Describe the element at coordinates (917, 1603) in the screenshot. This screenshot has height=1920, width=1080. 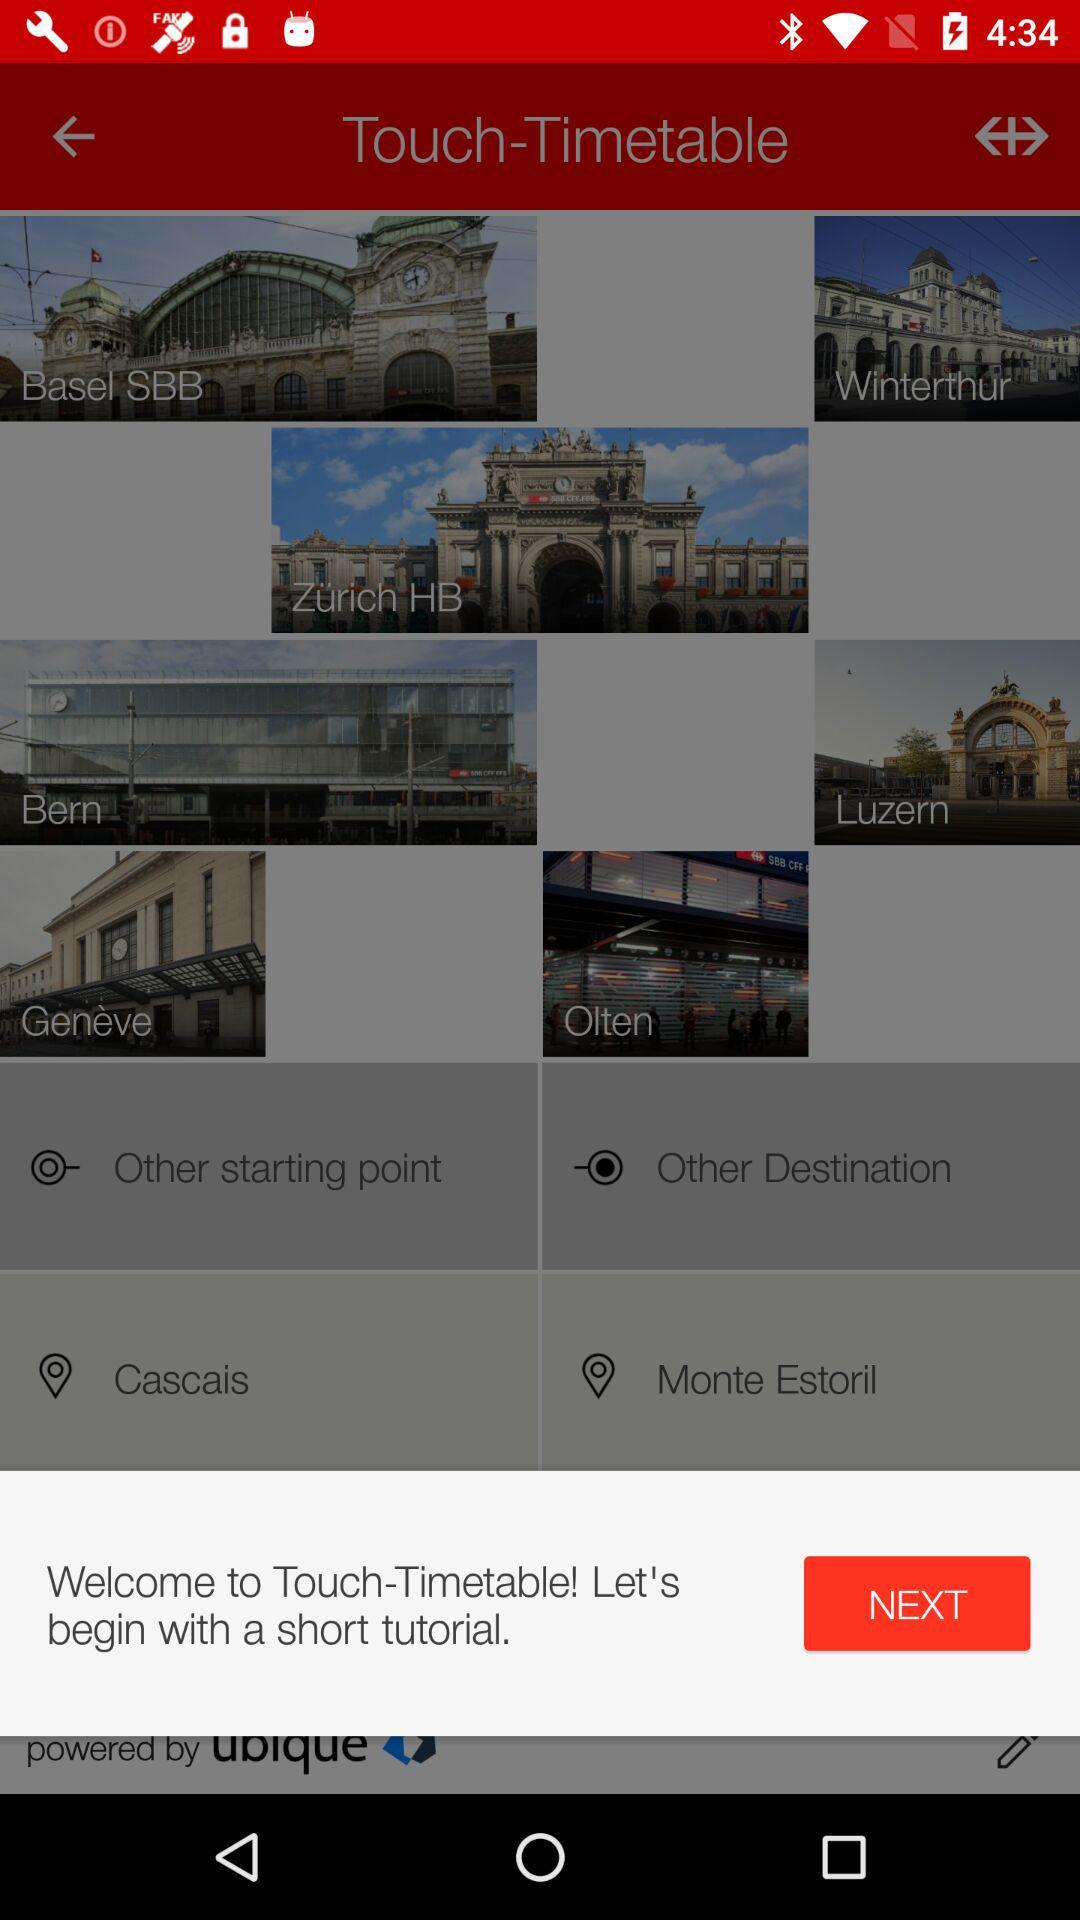
I see `next item` at that location.